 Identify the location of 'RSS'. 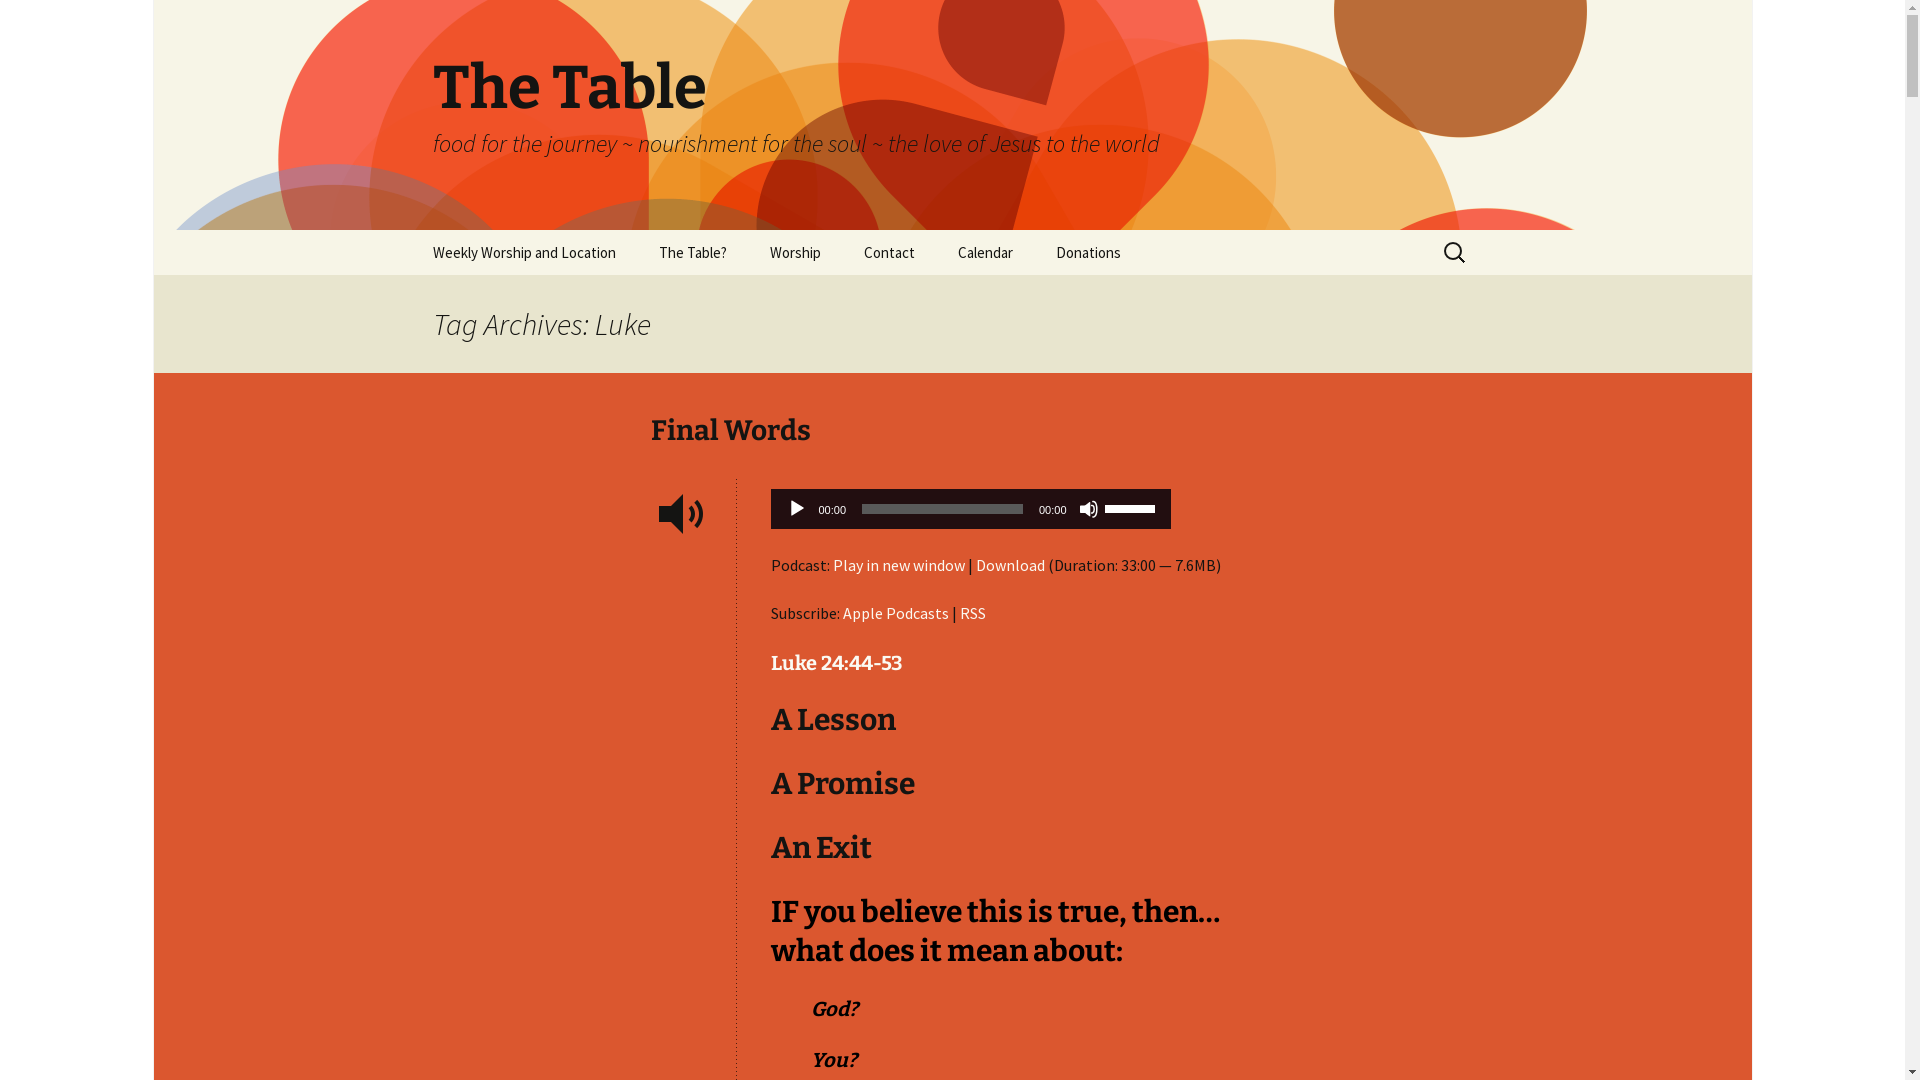
(973, 612).